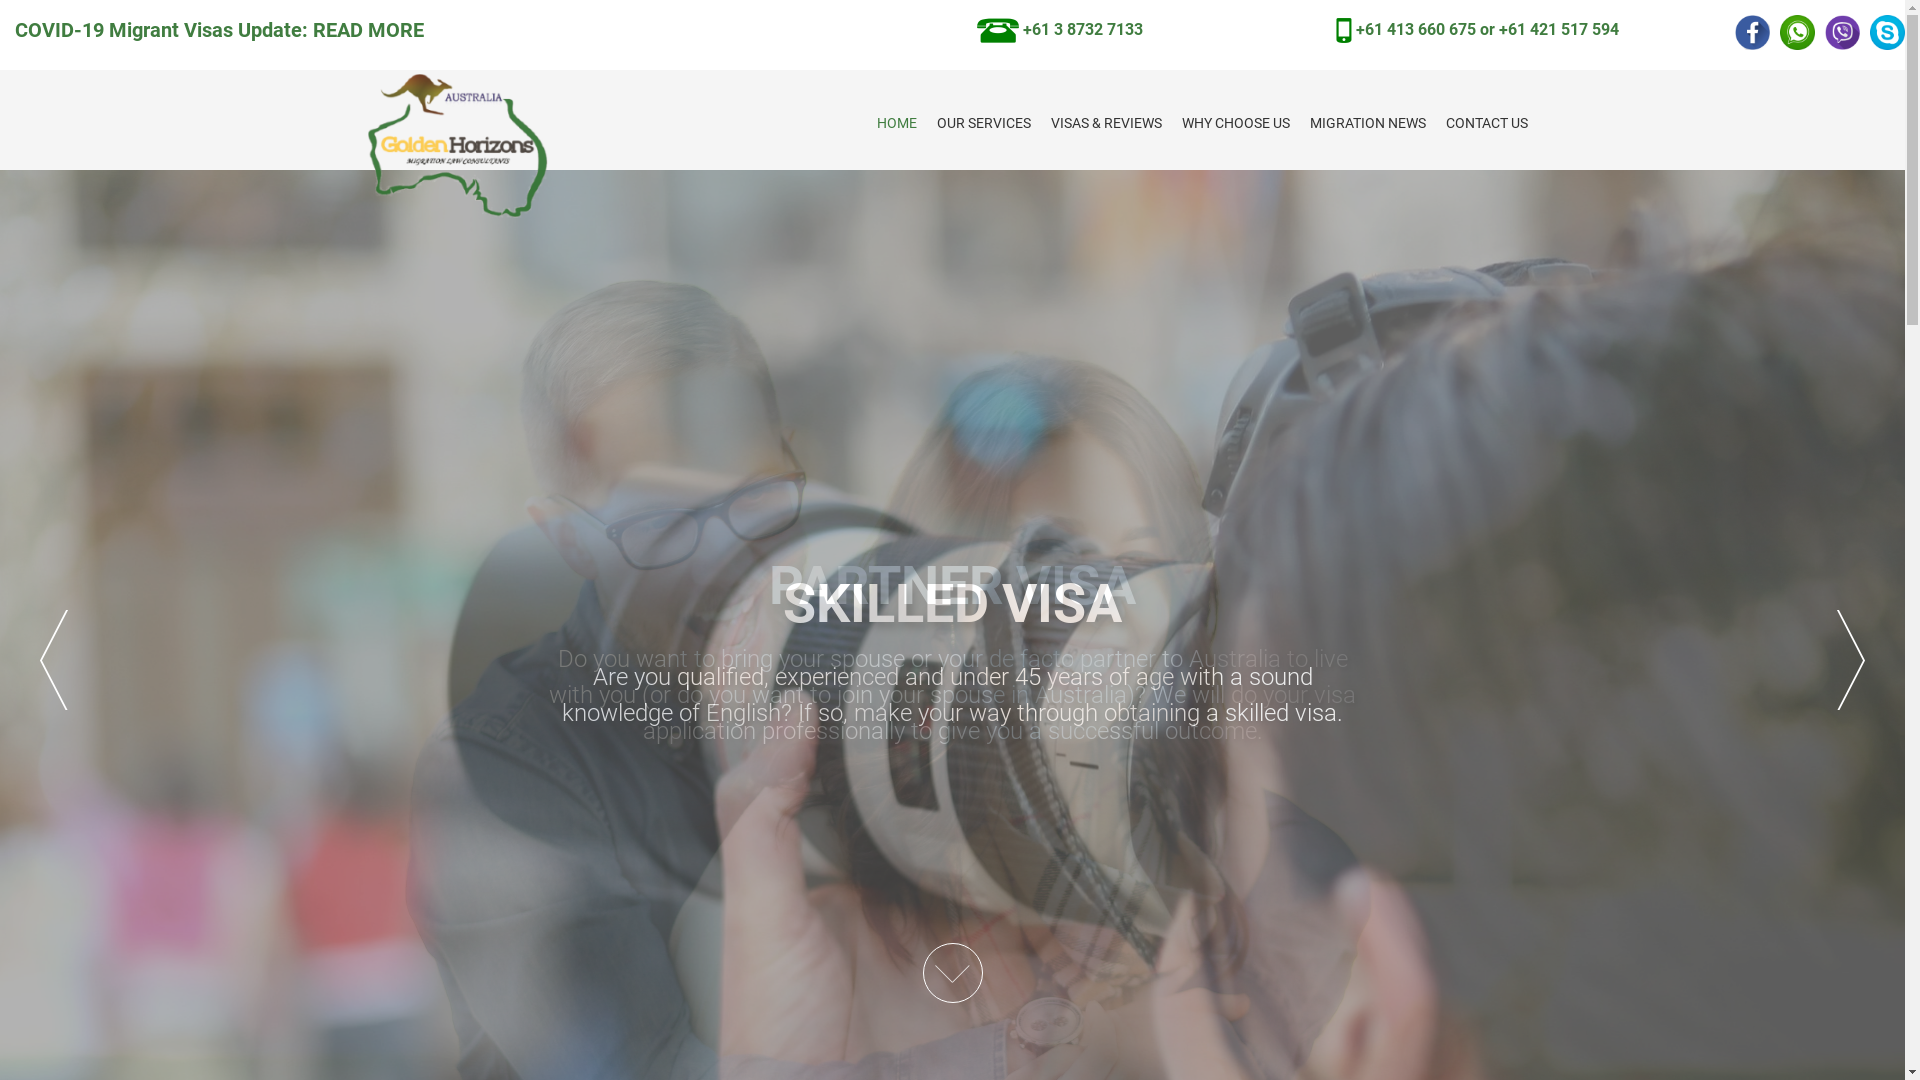 Image resolution: width=1920 pixels, height=1080 pixels. Describe the element at coordinates (1235, 123) in the screenshot. I see `'WHY CHOOSE US'` at that location.